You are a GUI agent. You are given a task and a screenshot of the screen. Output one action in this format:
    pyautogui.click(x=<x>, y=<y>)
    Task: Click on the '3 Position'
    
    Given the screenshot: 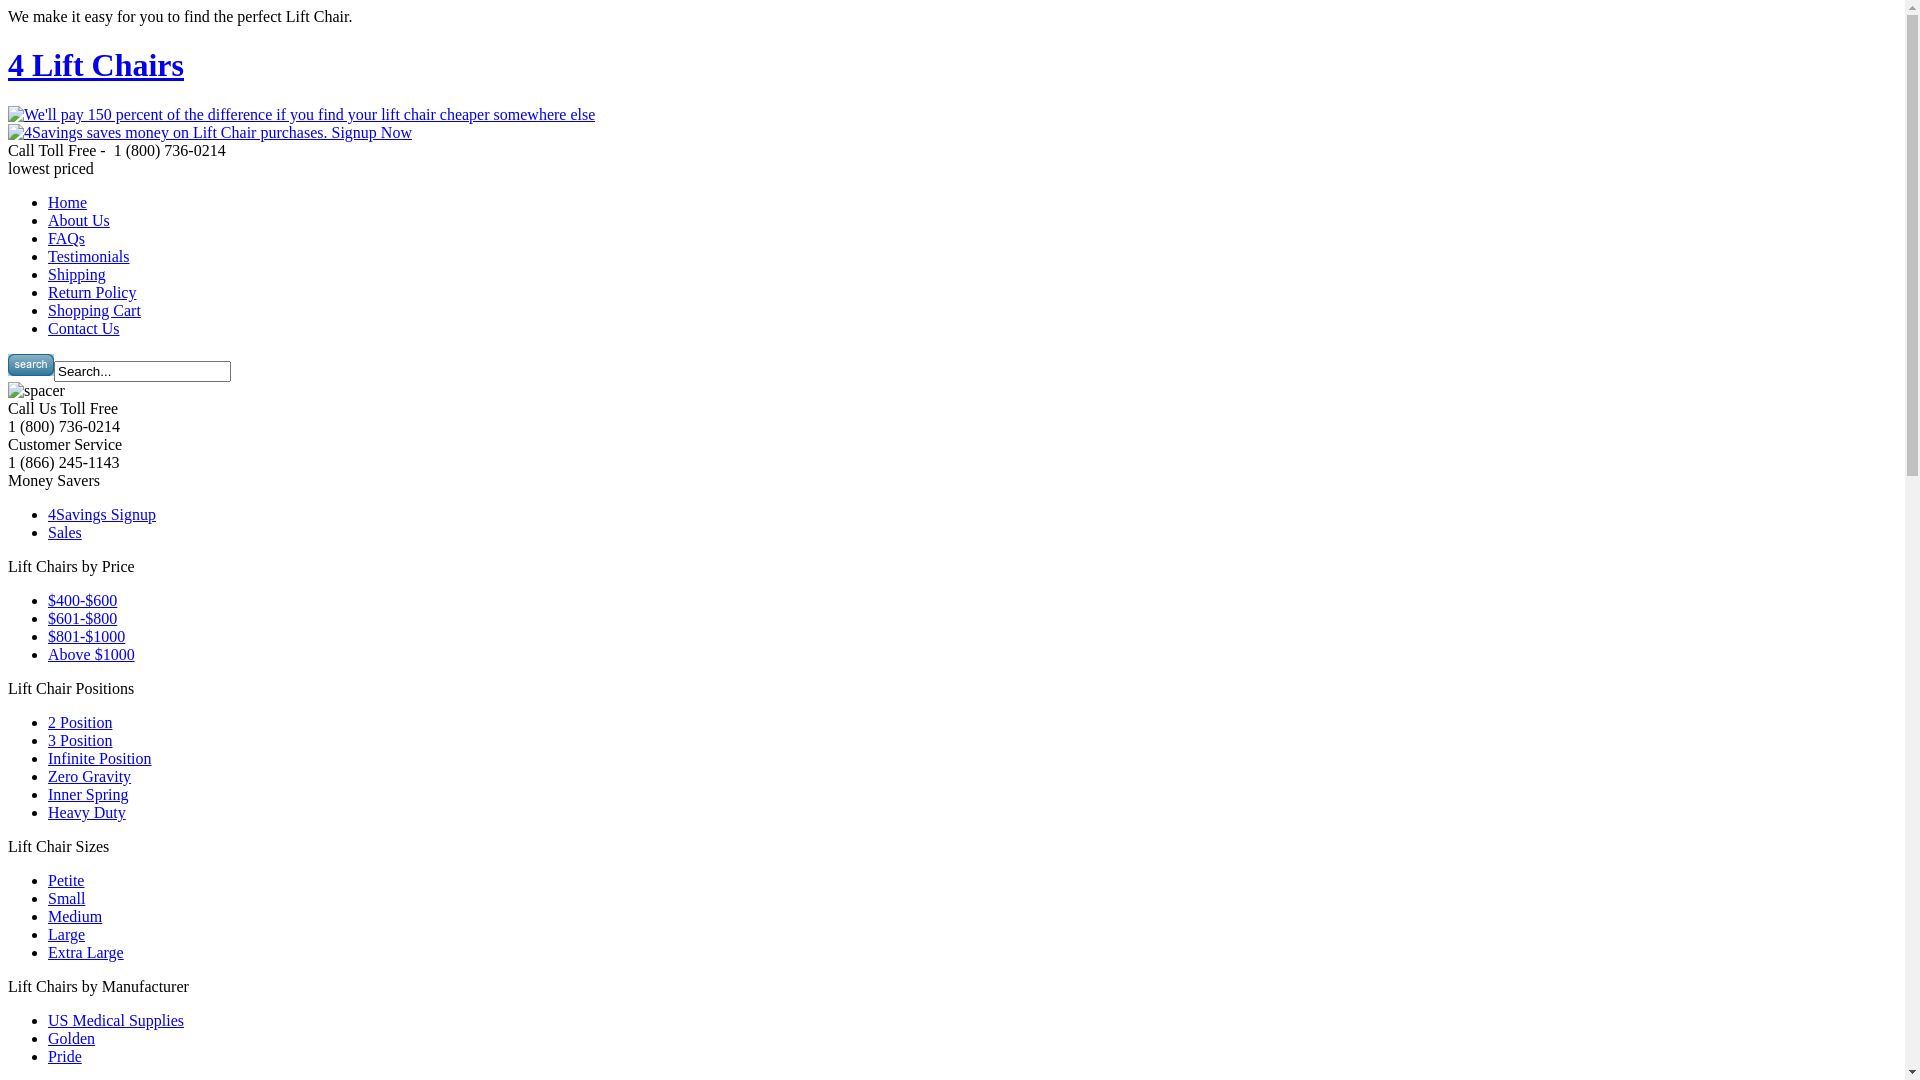 What is the action you would take?
    pyautogui.click(x=80, y=740)
    